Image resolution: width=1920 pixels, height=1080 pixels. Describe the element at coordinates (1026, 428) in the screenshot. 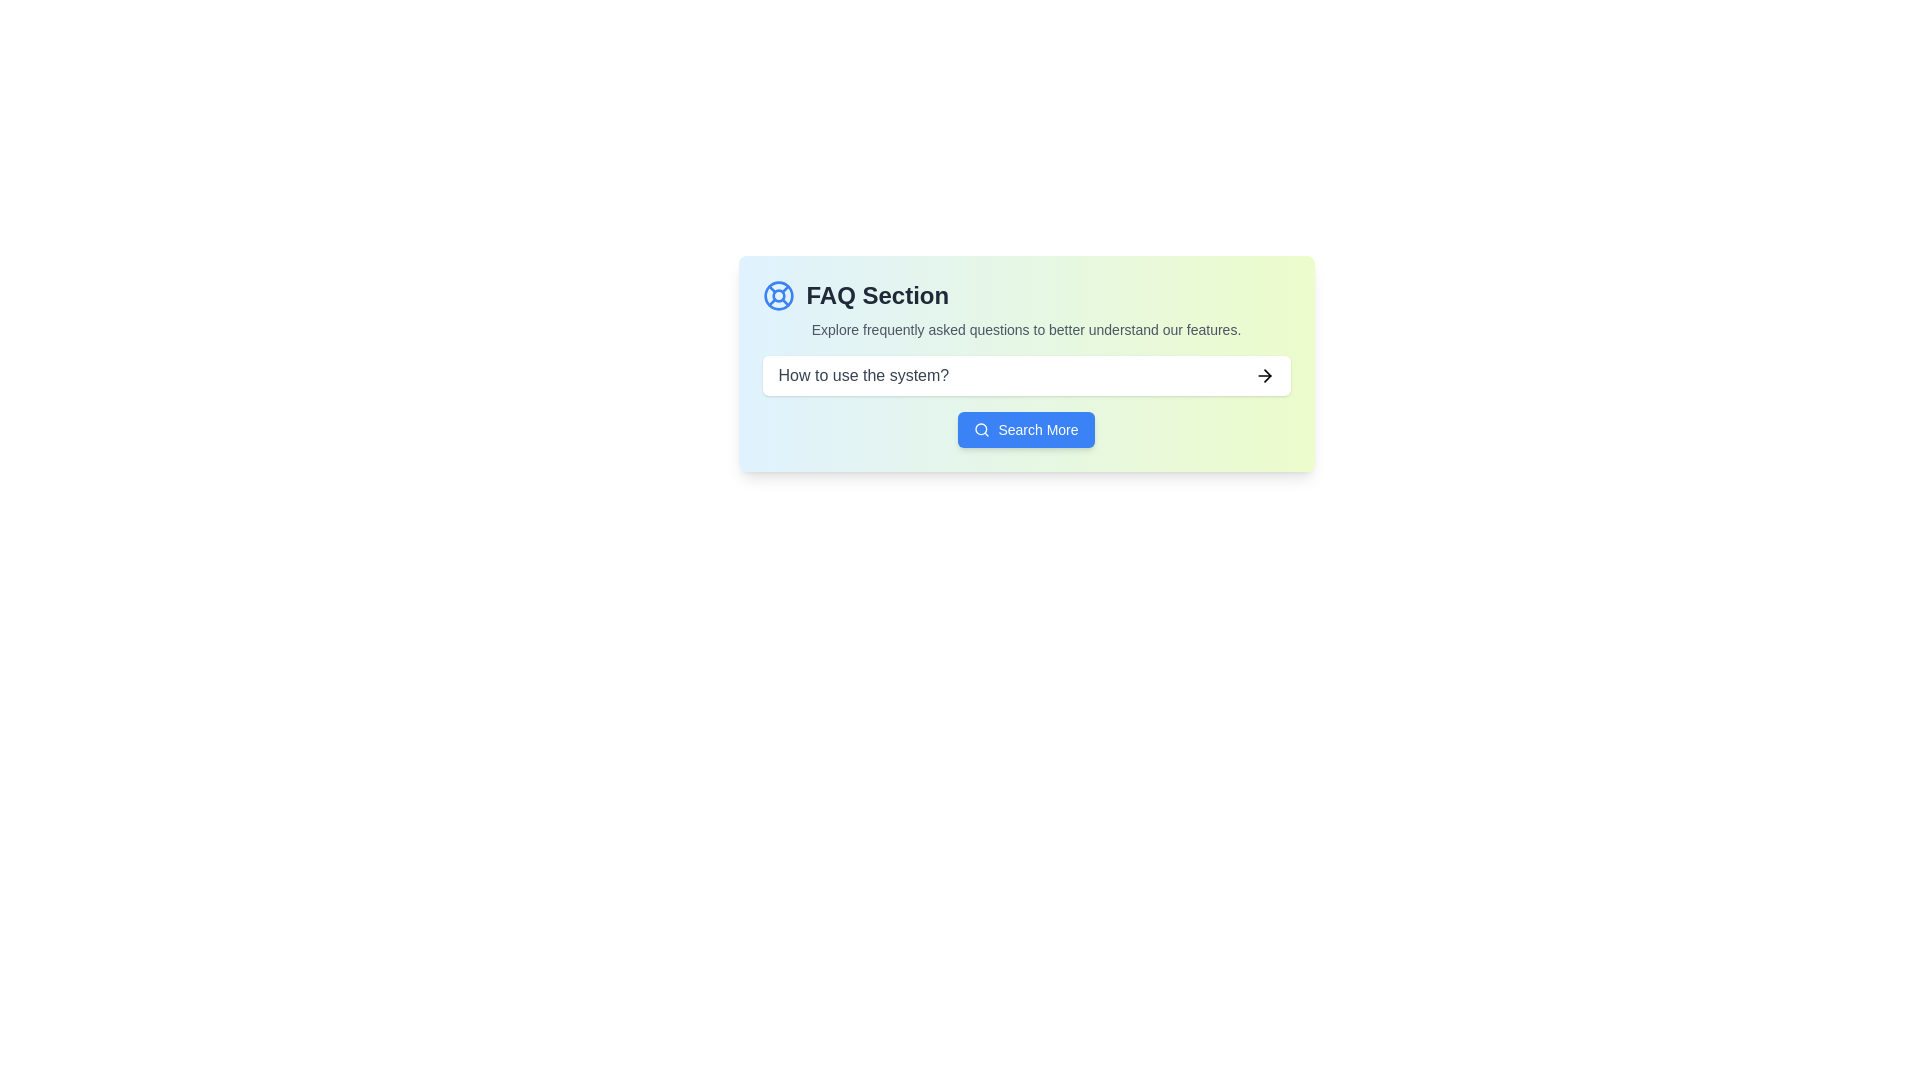

I see `the button located at the bottom center of the FAQ section to observe the hover effect` at that location.